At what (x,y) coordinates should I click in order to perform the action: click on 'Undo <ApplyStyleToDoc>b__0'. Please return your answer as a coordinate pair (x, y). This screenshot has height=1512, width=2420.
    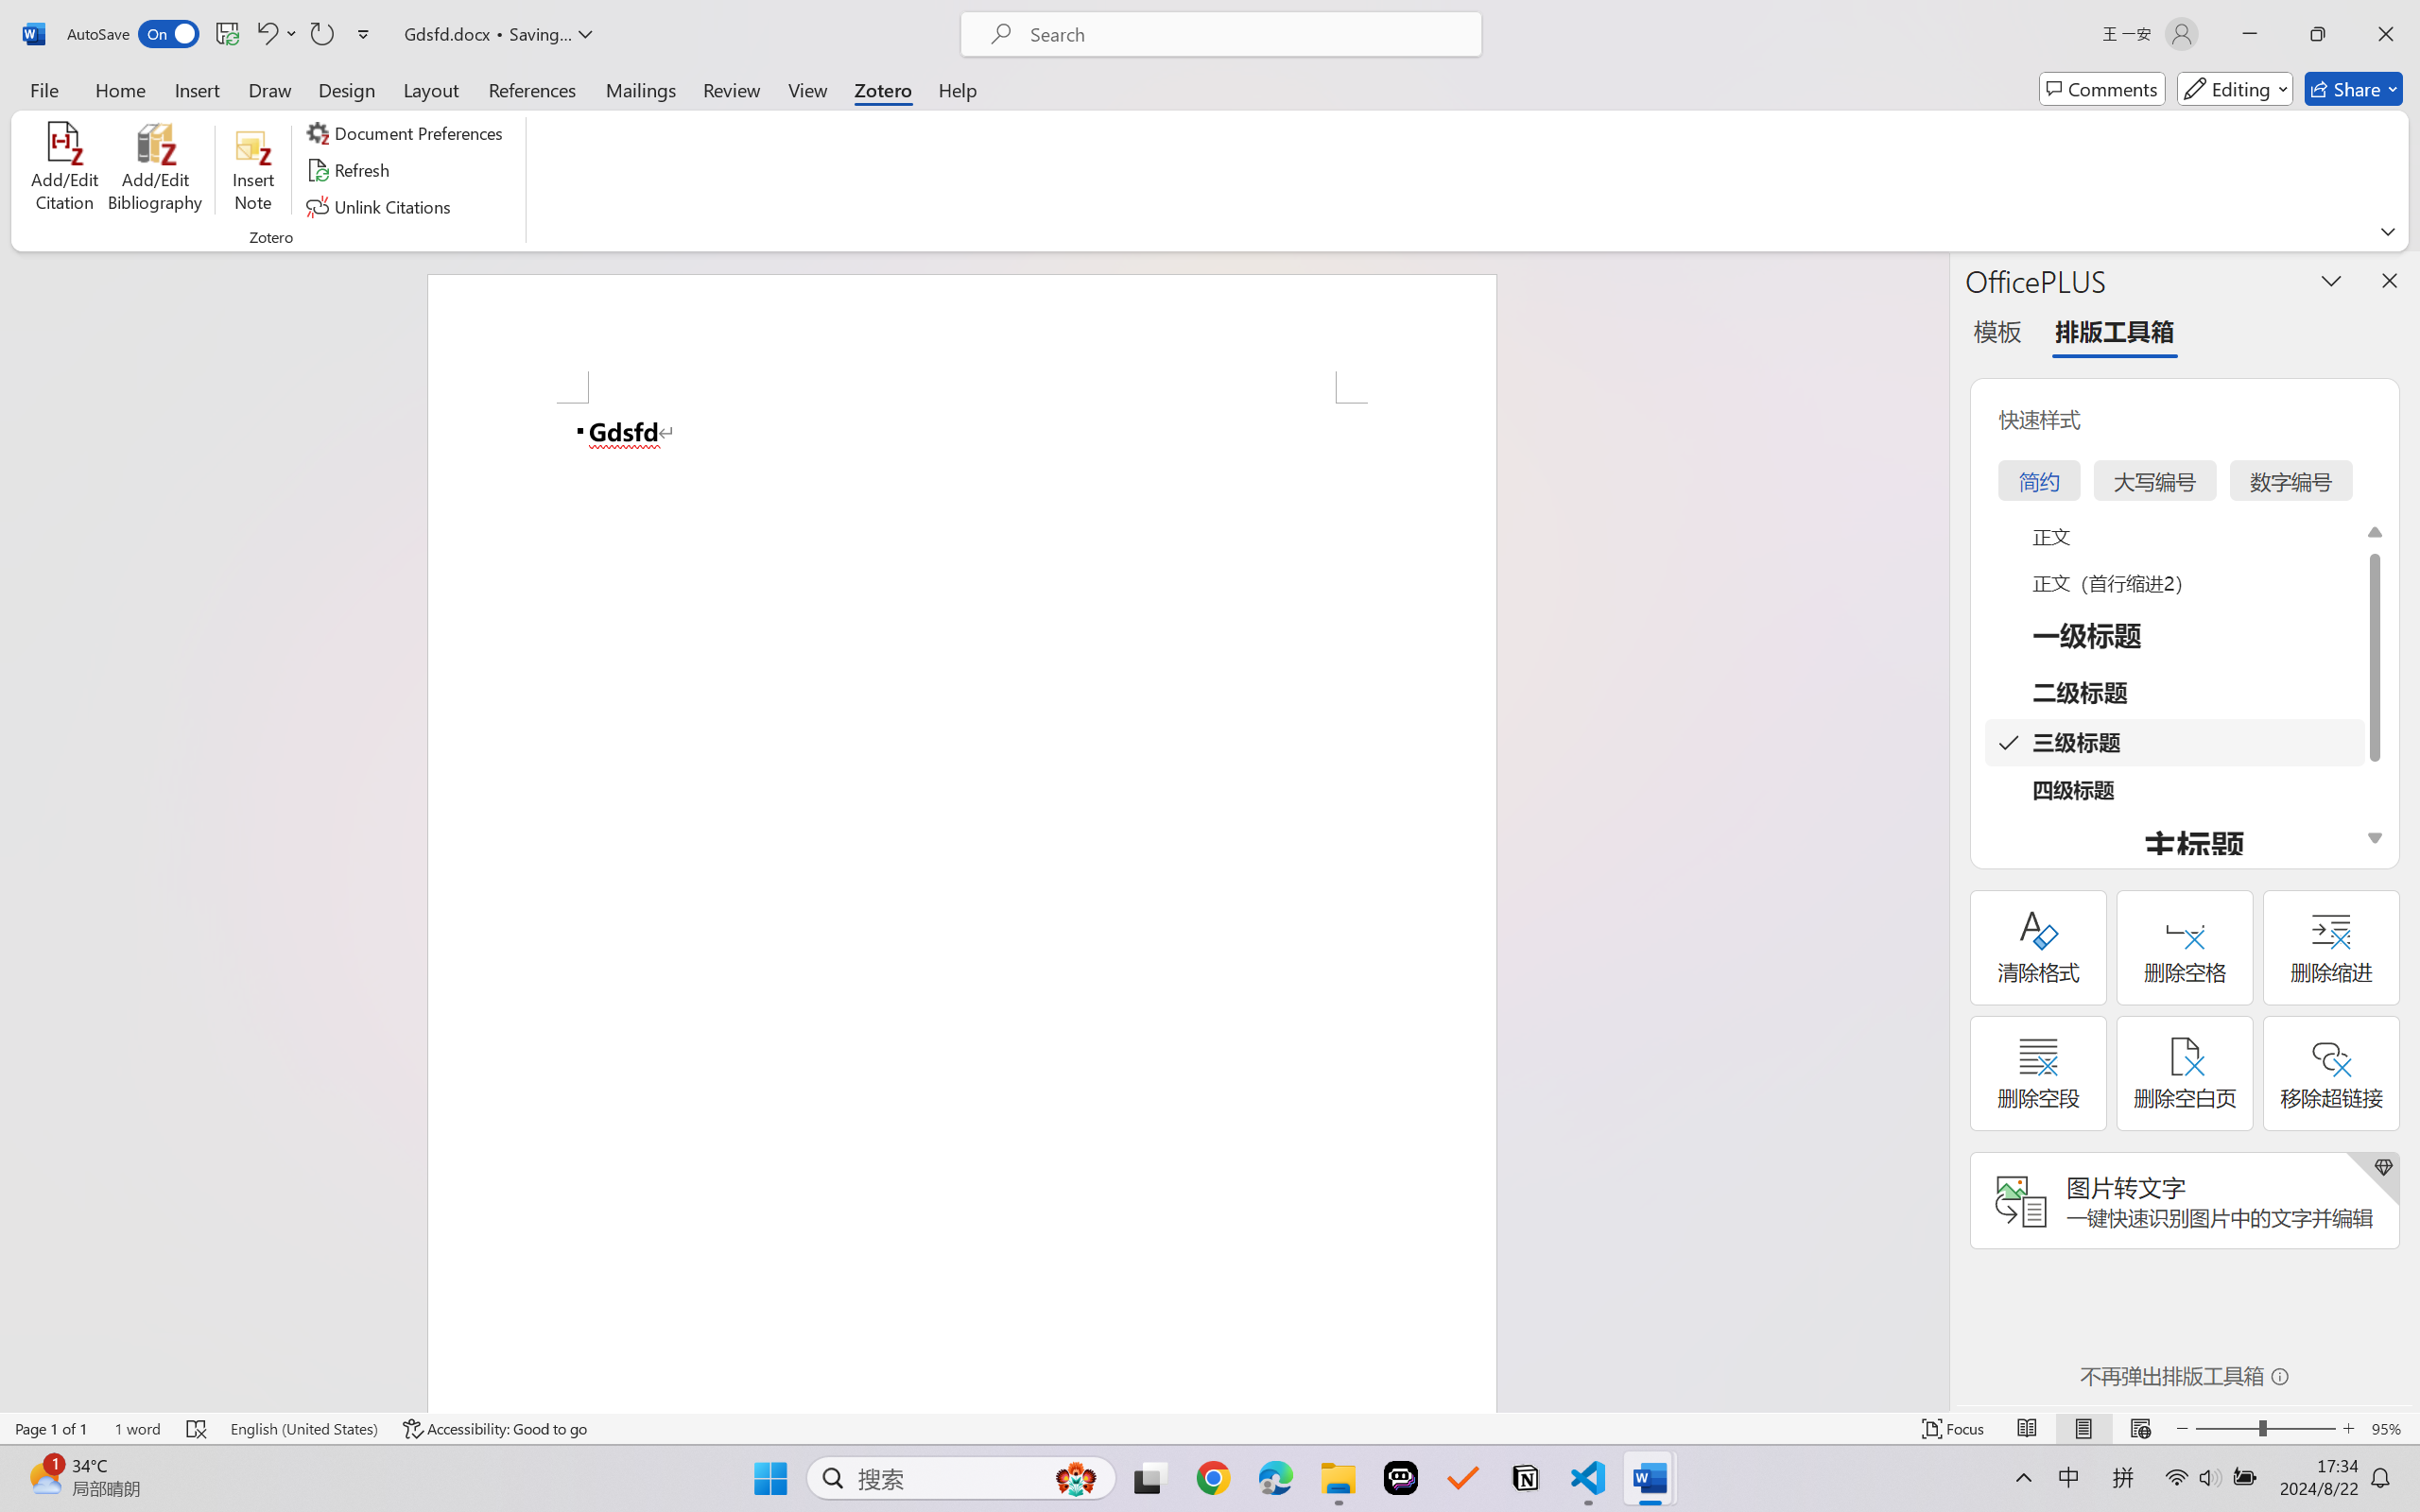
    Looking at the image, I should click on (265, 33).